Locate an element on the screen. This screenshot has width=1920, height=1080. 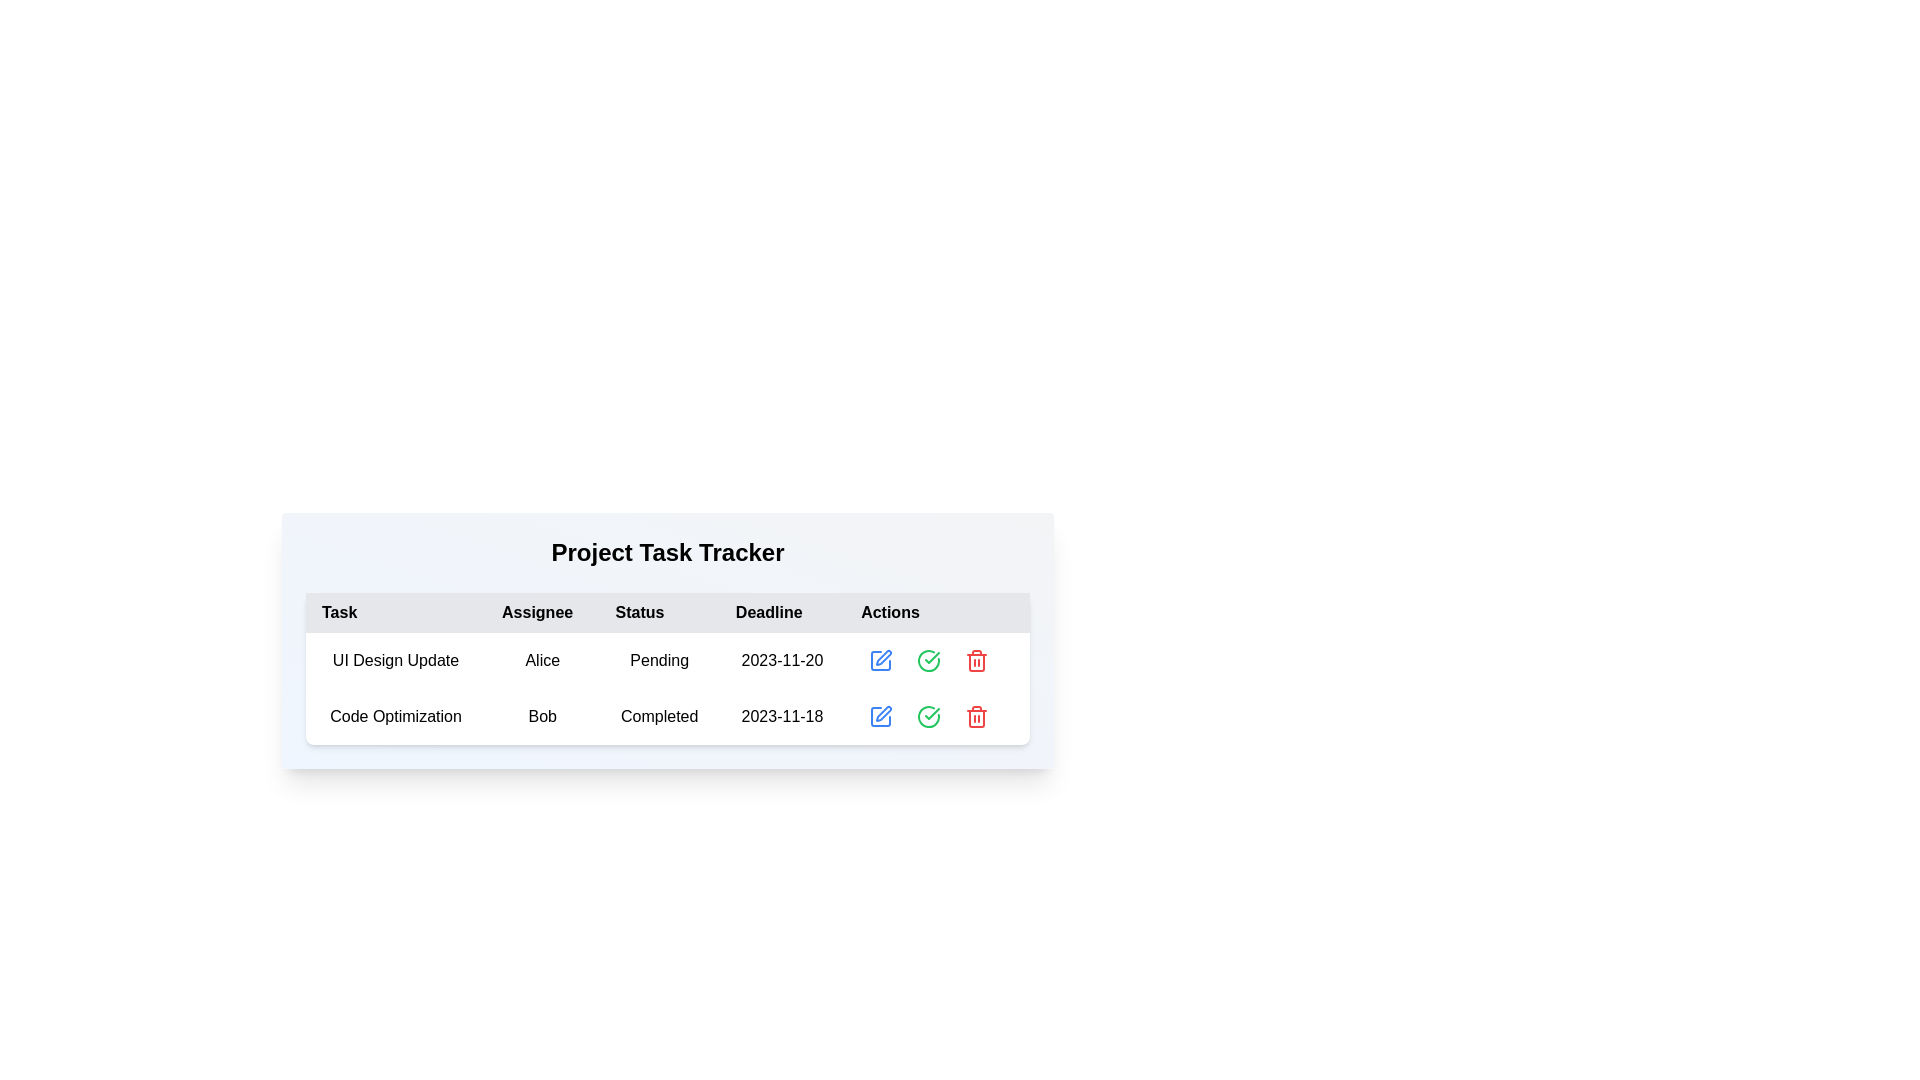
the red trash bin icon located in the second row of the 'Actions' column for the 'Code Optimization' task in the project task tracker is located at coordinates (977, 660).